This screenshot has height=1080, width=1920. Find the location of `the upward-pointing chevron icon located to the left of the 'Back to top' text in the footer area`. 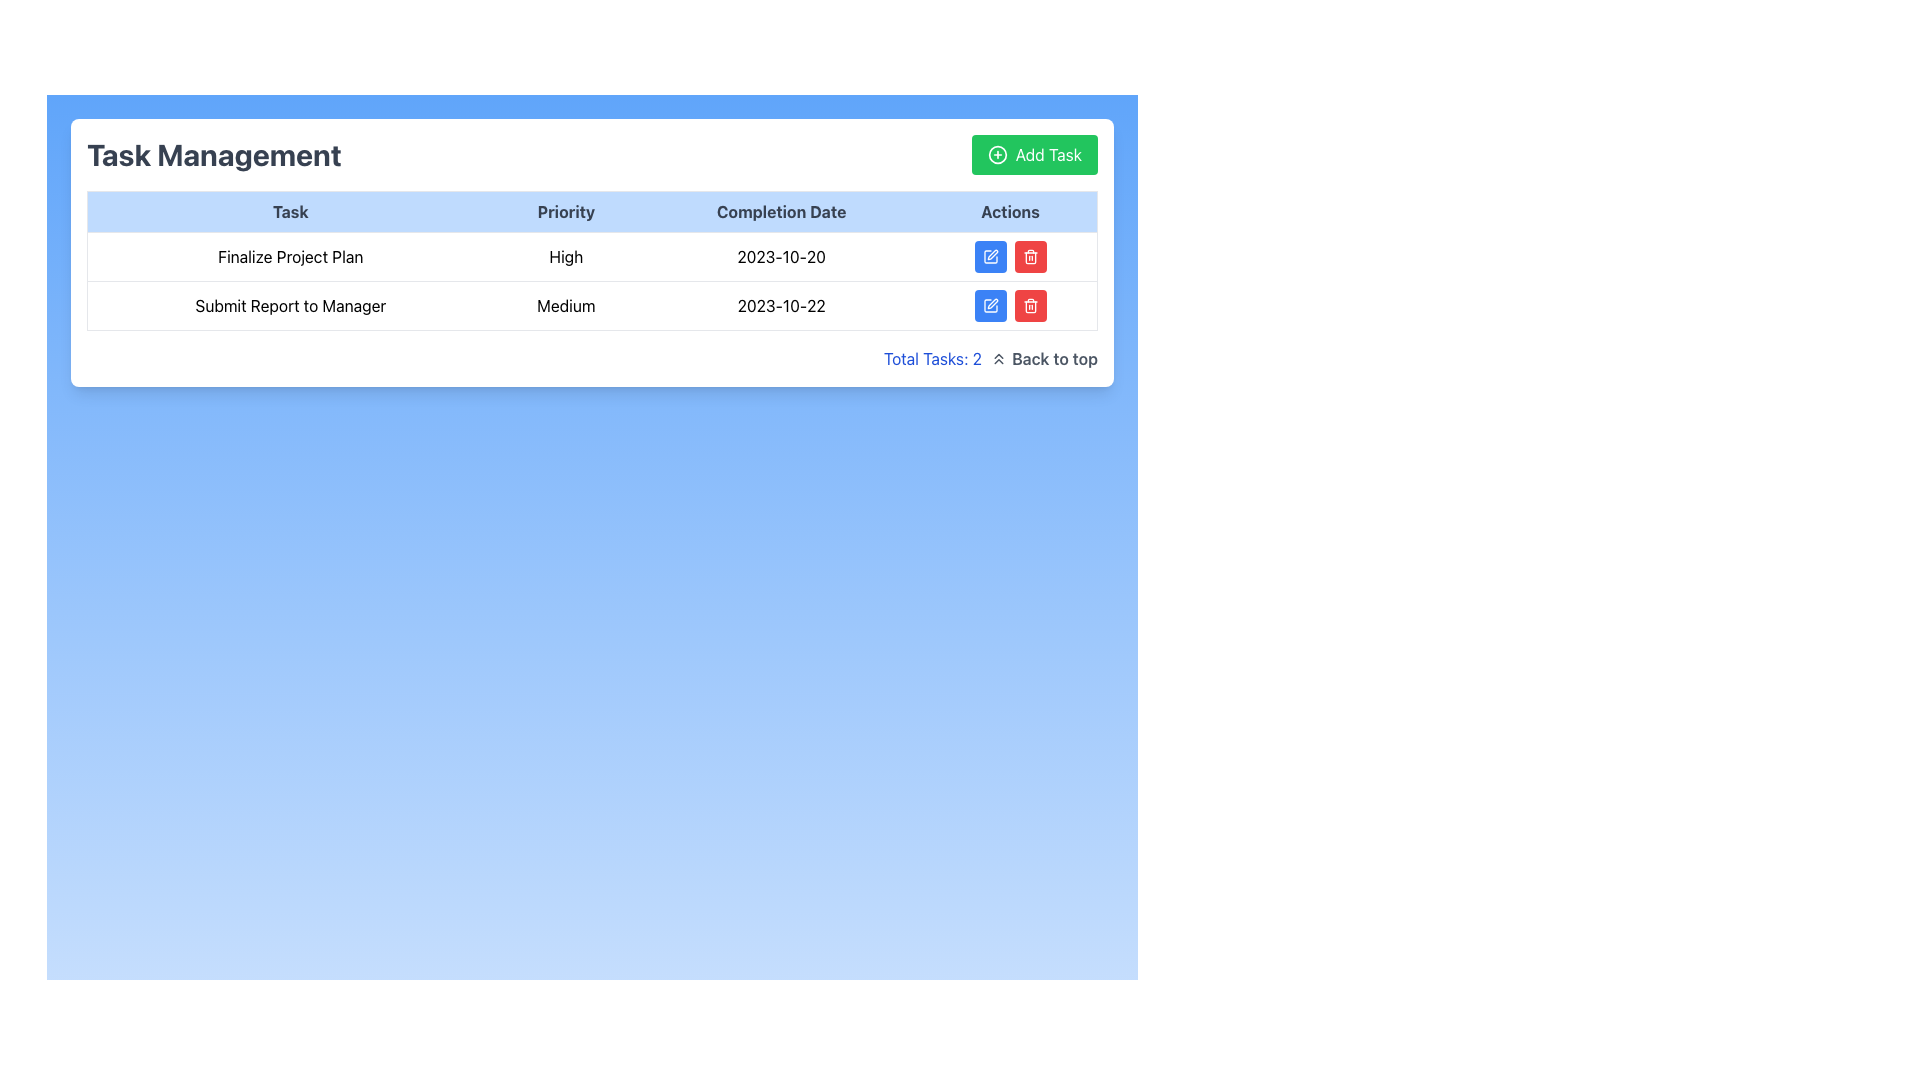

the upward-pointing chevron icon located to the left of the 'Back to top' text in the footer area is located at coordinates (998, 357).